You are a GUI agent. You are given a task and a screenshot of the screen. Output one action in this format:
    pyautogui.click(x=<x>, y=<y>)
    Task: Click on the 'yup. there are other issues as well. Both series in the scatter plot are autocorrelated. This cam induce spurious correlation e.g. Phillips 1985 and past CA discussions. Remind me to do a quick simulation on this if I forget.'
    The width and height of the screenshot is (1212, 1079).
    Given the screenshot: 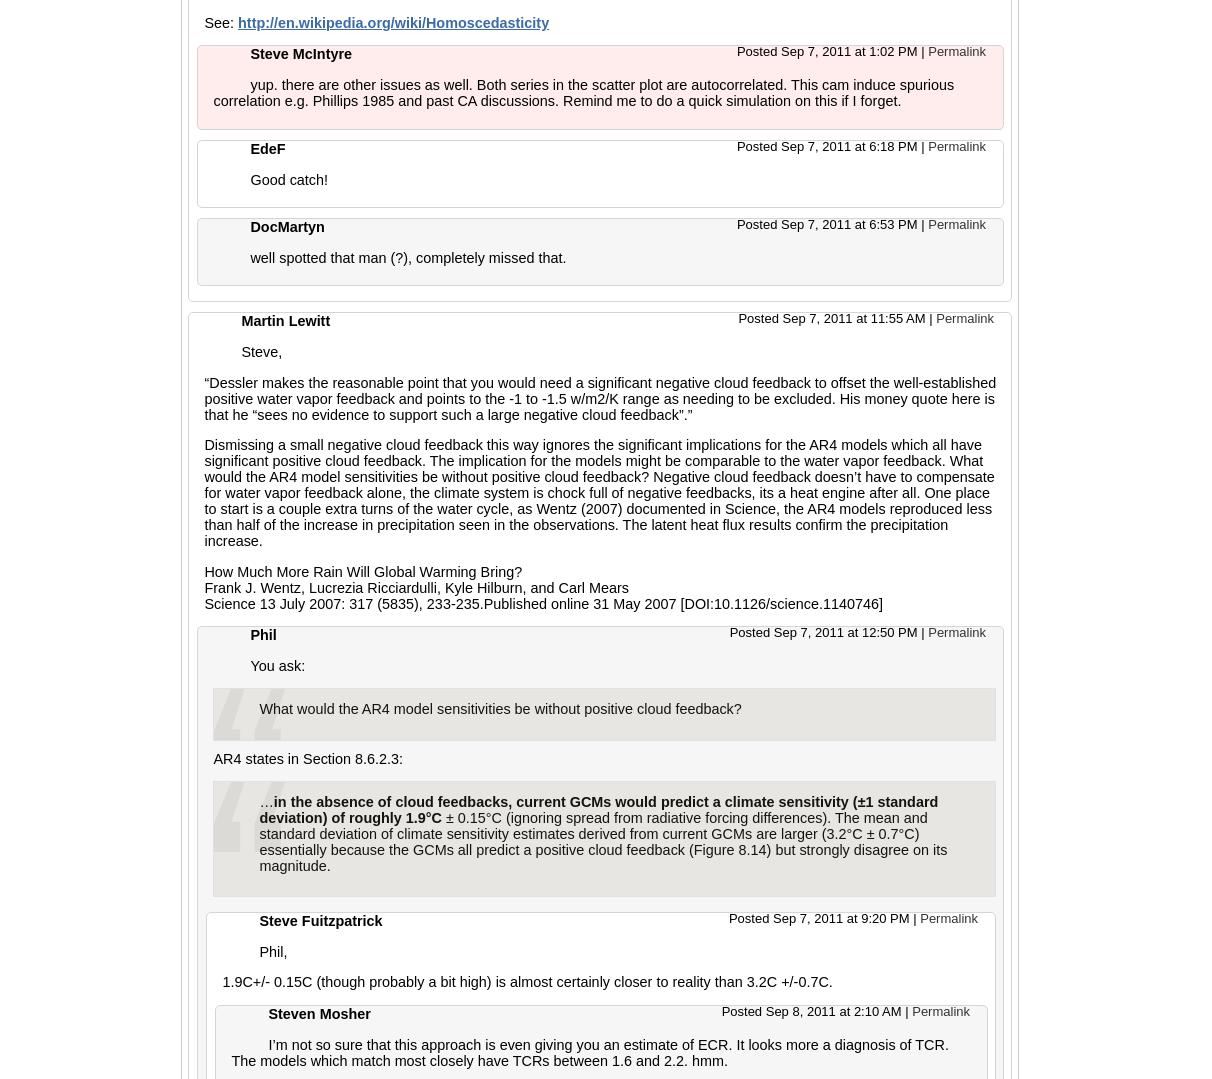 What is the action you would take?
    pyautogui.click(x=583, y=93)
    